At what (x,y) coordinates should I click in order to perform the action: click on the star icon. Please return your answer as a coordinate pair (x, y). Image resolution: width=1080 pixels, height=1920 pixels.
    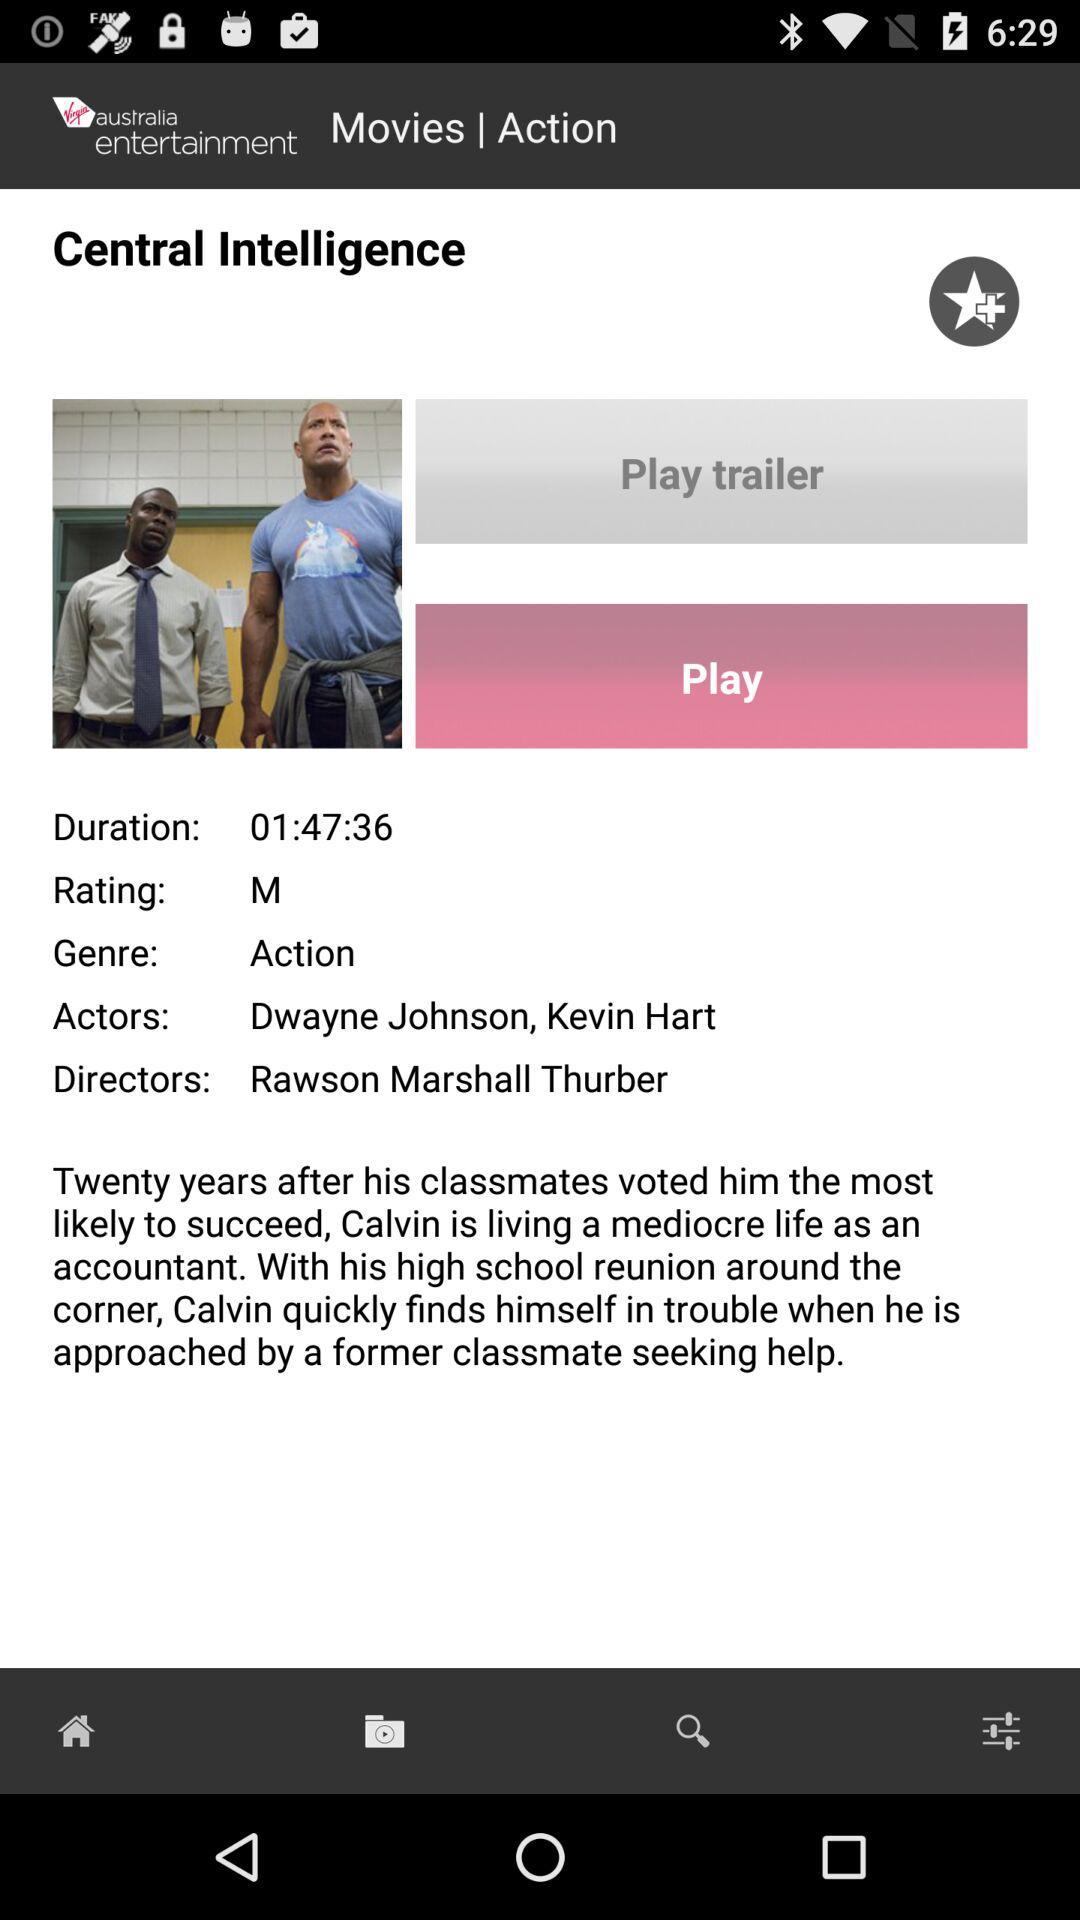
    Looking at the image, I should click on (981, 317).